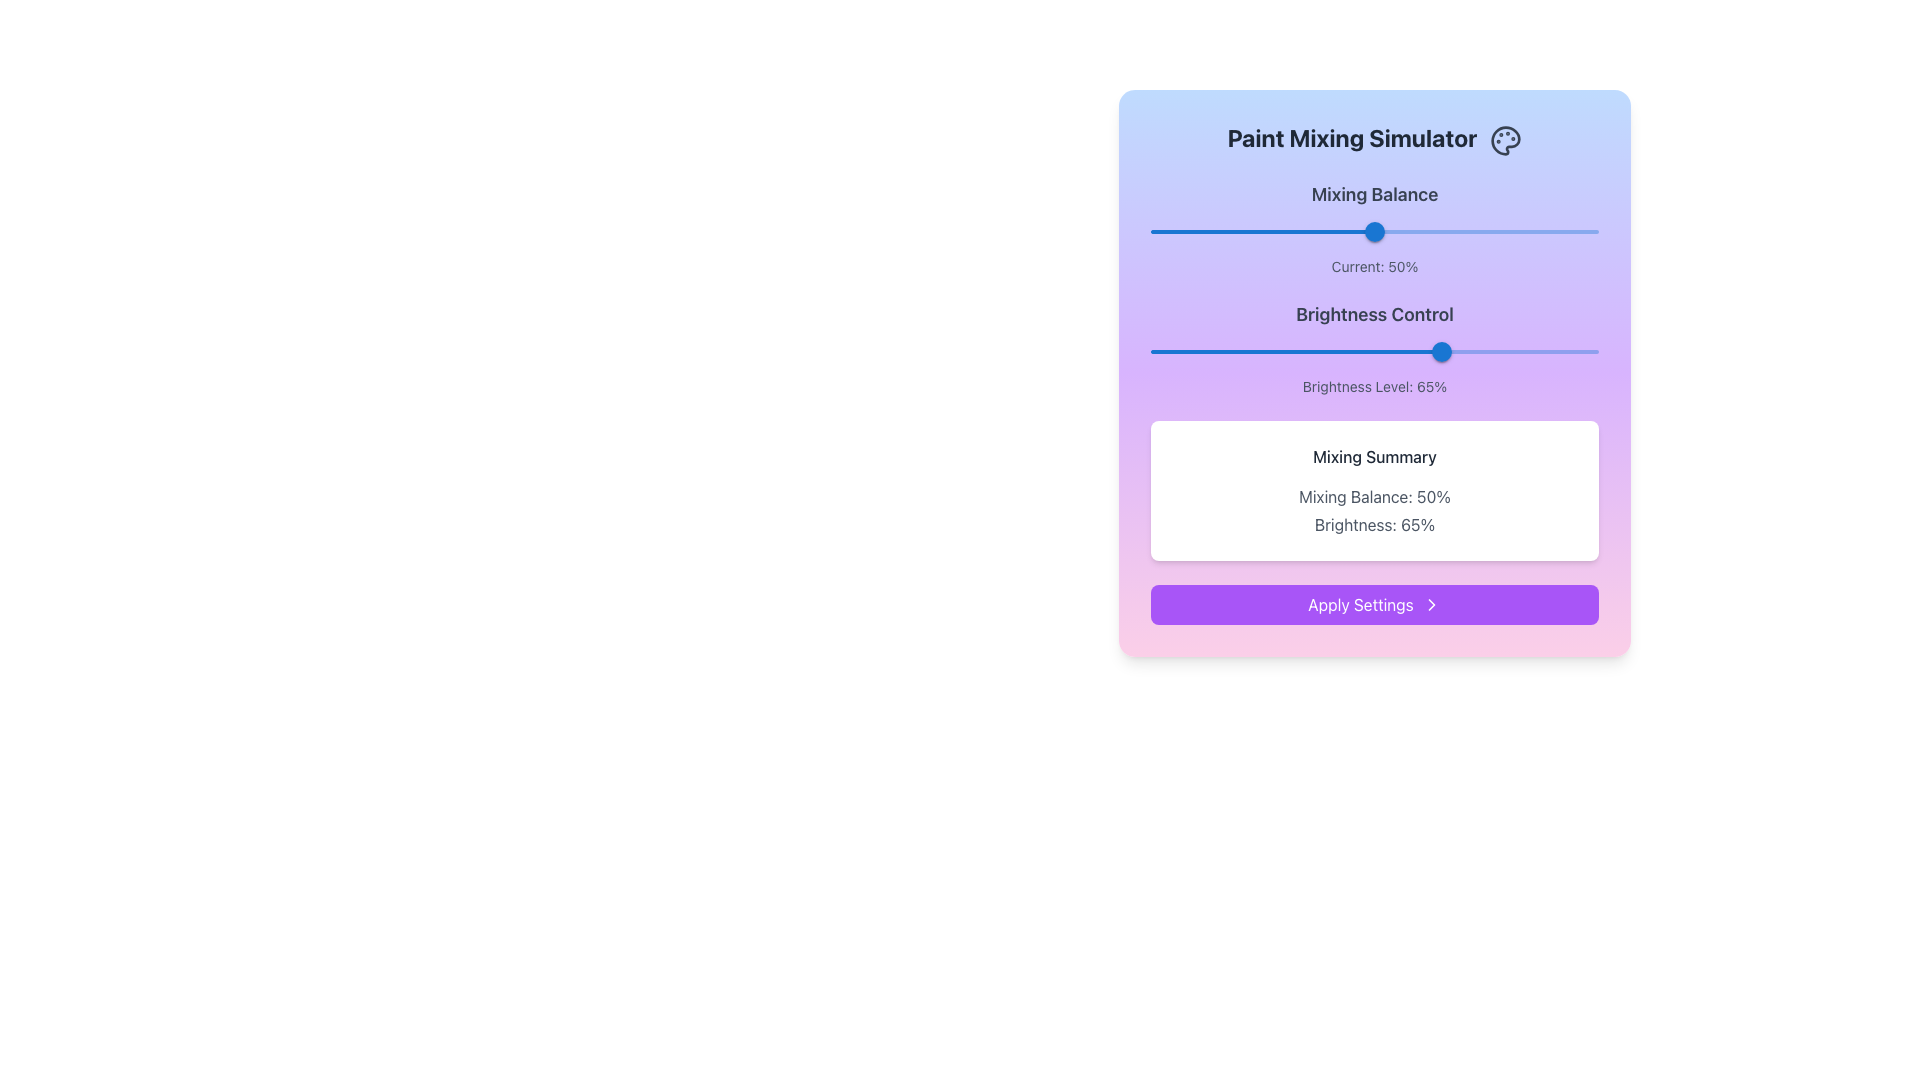  I want to click on the mixing balance, so click(1566, 230).